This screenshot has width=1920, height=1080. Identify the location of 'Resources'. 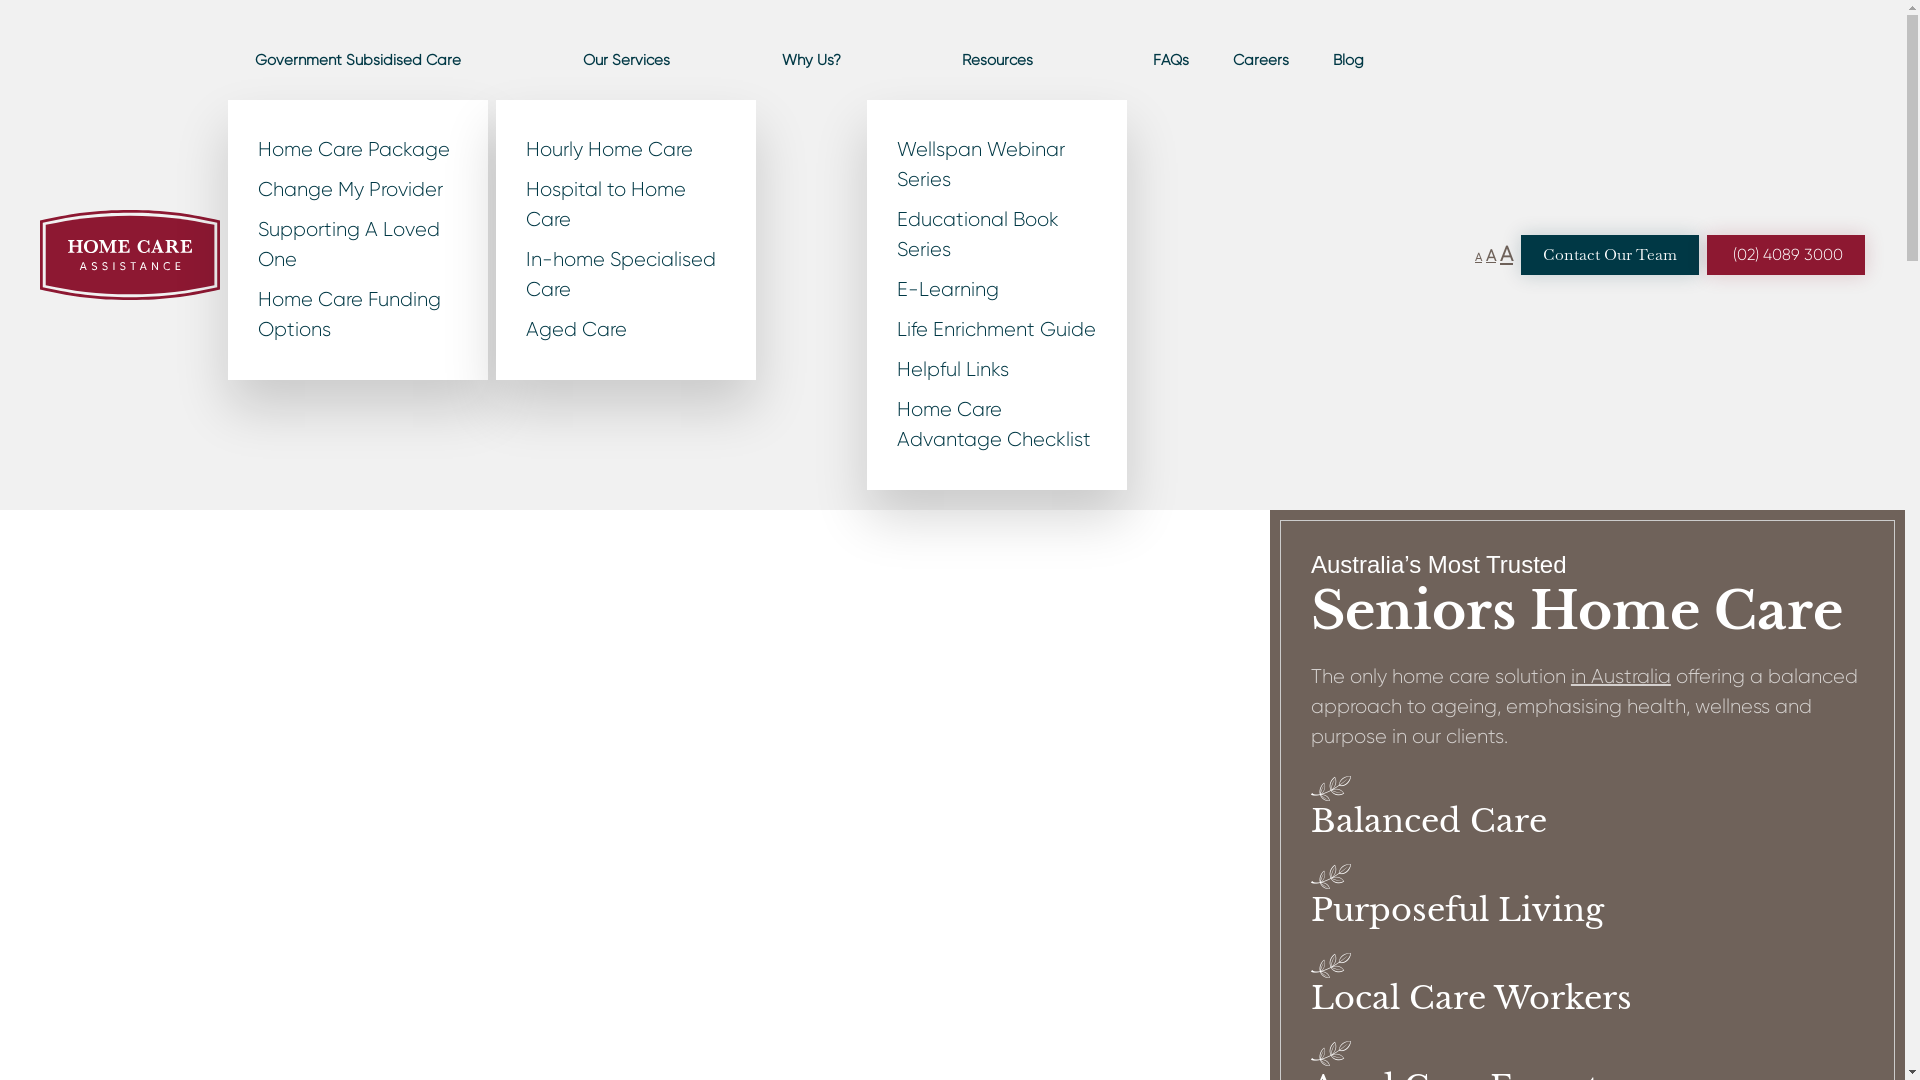
(997, 59).